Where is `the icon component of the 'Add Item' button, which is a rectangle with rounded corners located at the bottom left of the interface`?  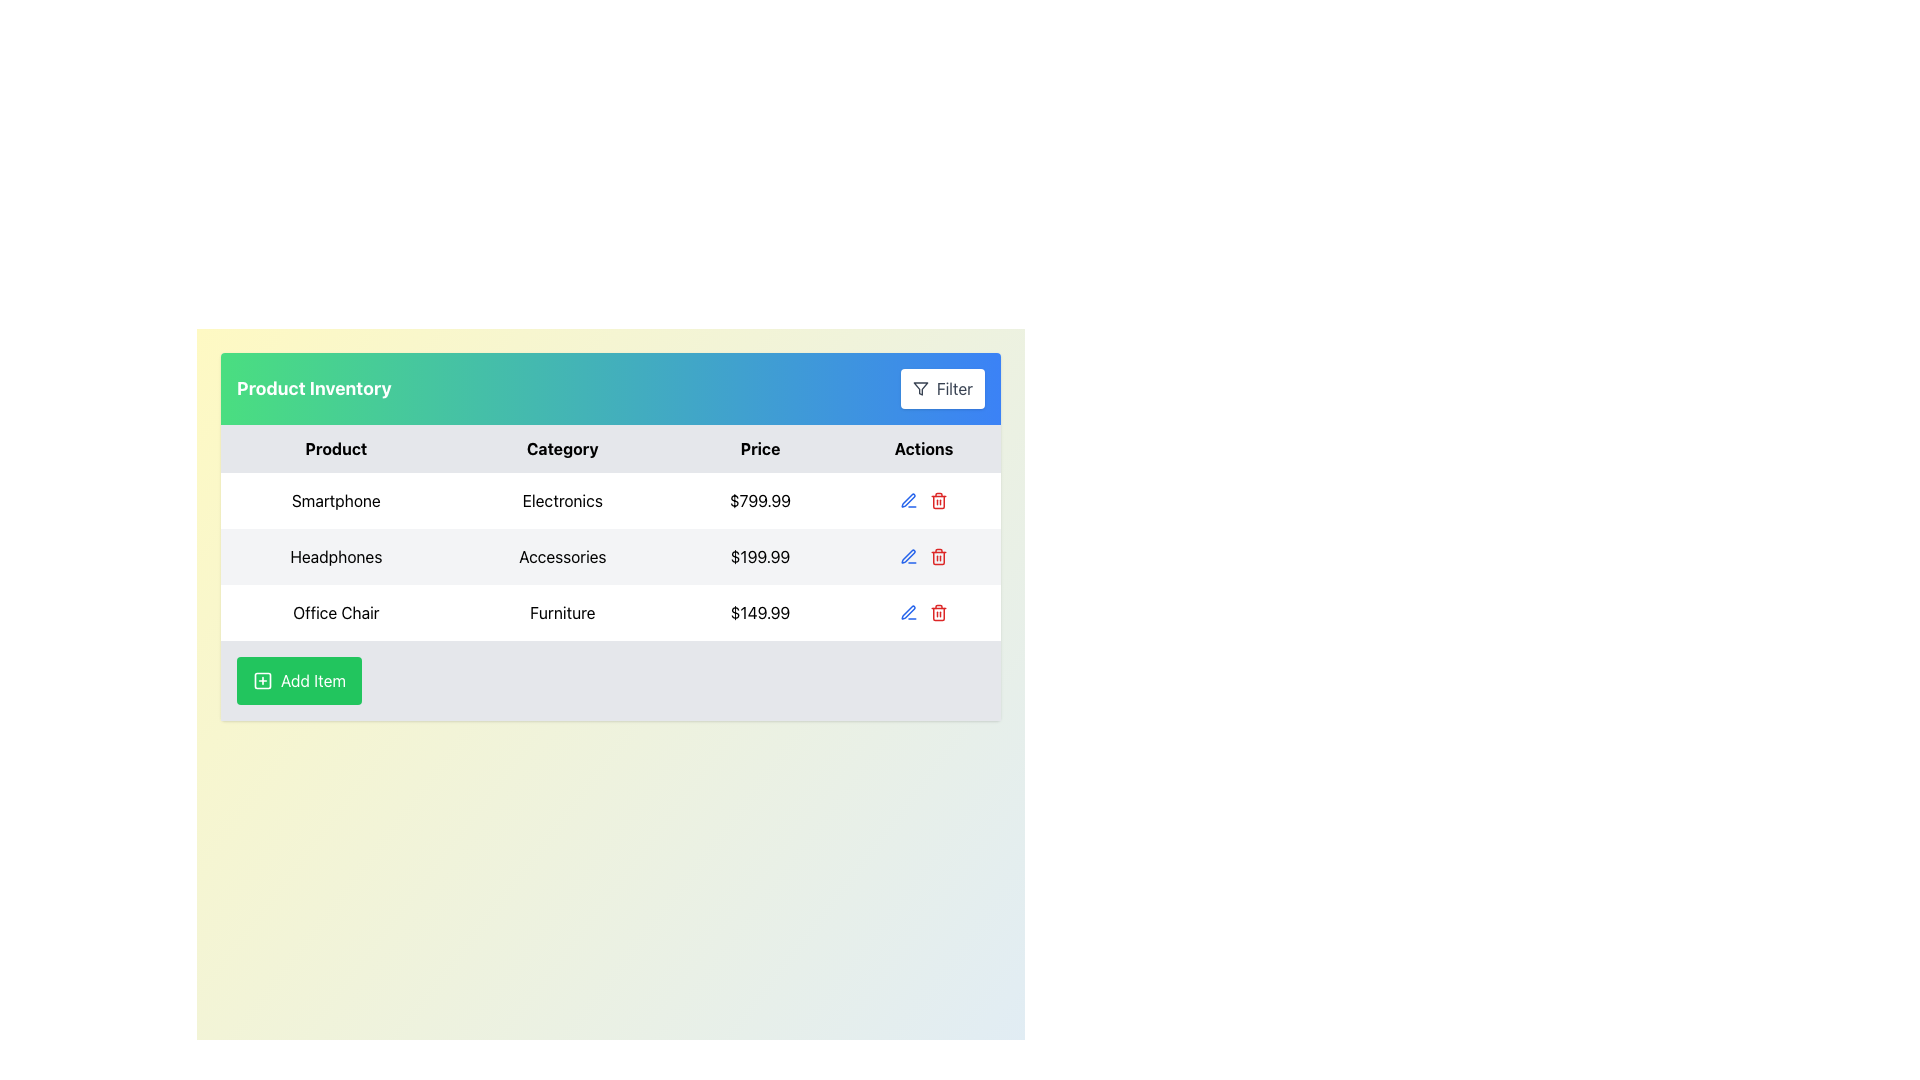
the icon component of the 'Add Item' button, which is a rectangle with rounded corners located at the bottom left of the interface is located at coordinates (262, 680).